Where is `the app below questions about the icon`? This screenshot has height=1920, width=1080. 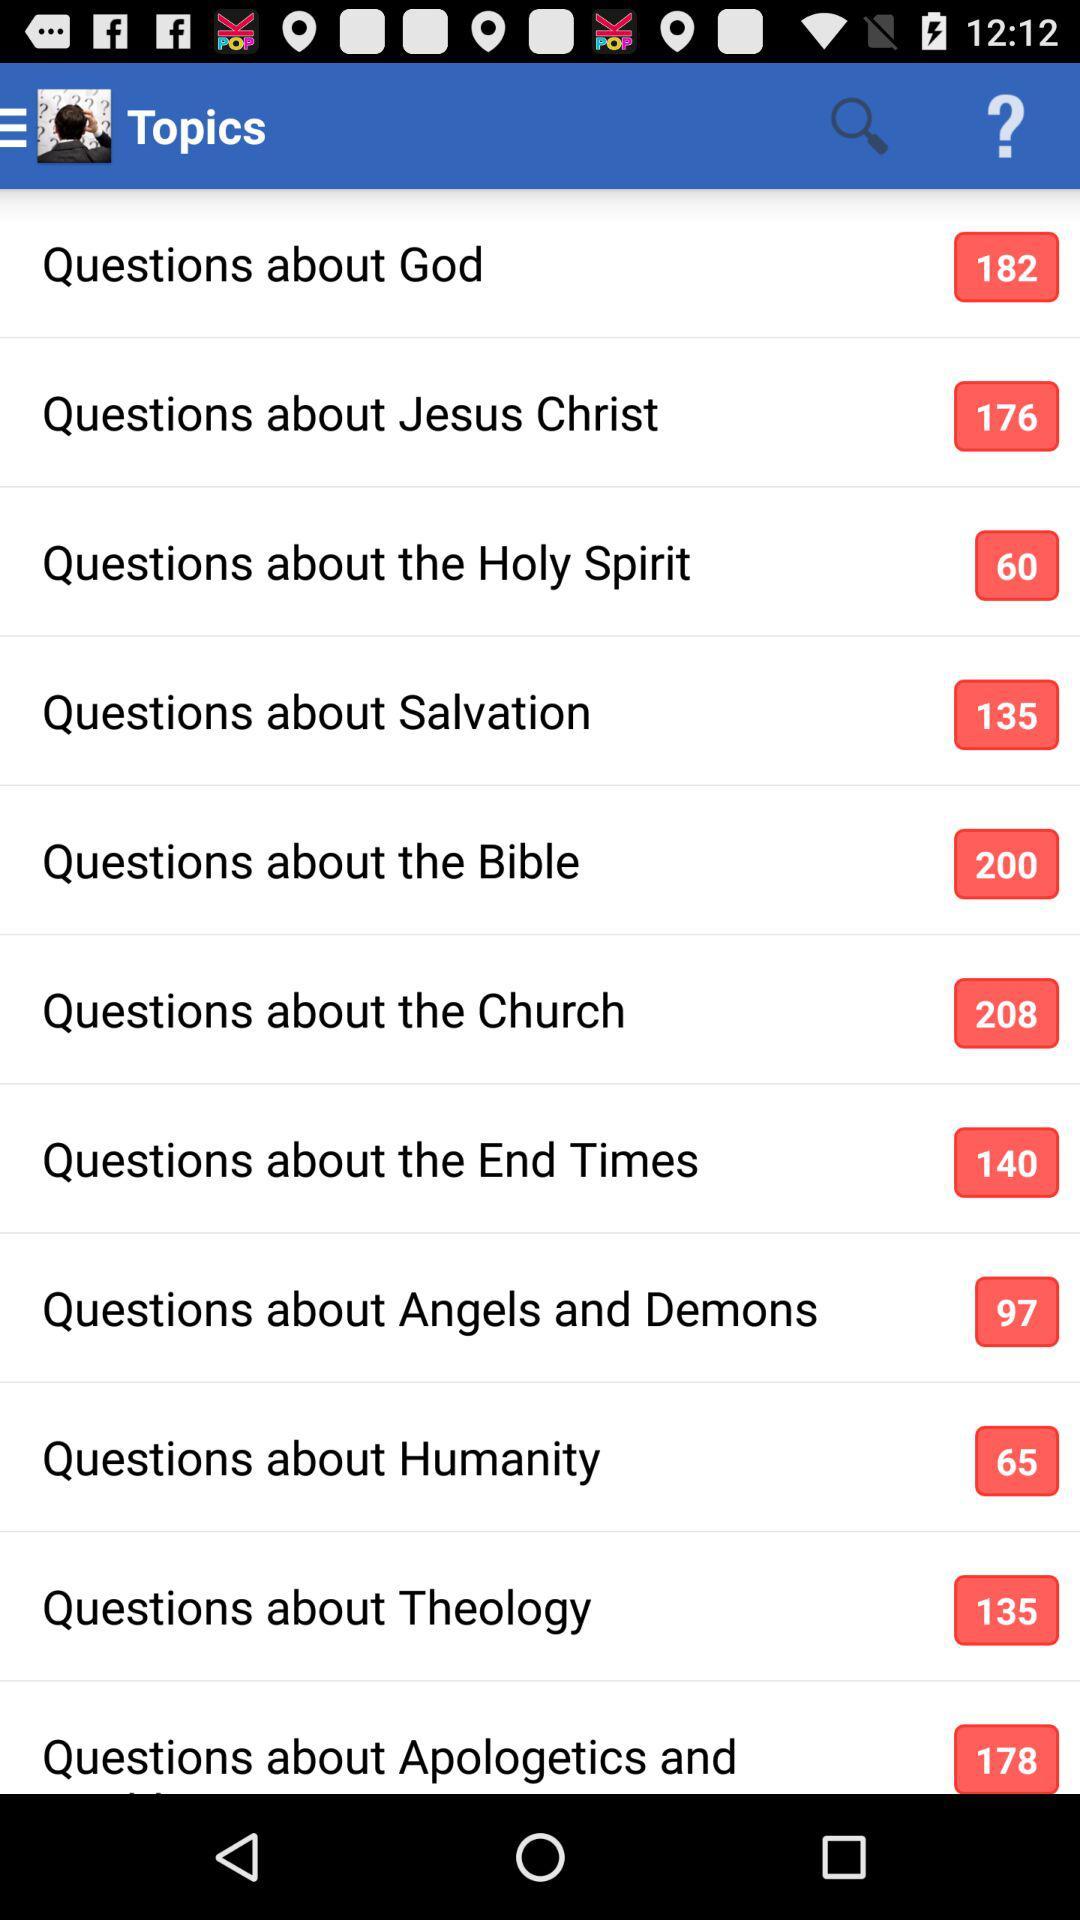
the app below questions about the icon is located at coordinates (1006, 1013).